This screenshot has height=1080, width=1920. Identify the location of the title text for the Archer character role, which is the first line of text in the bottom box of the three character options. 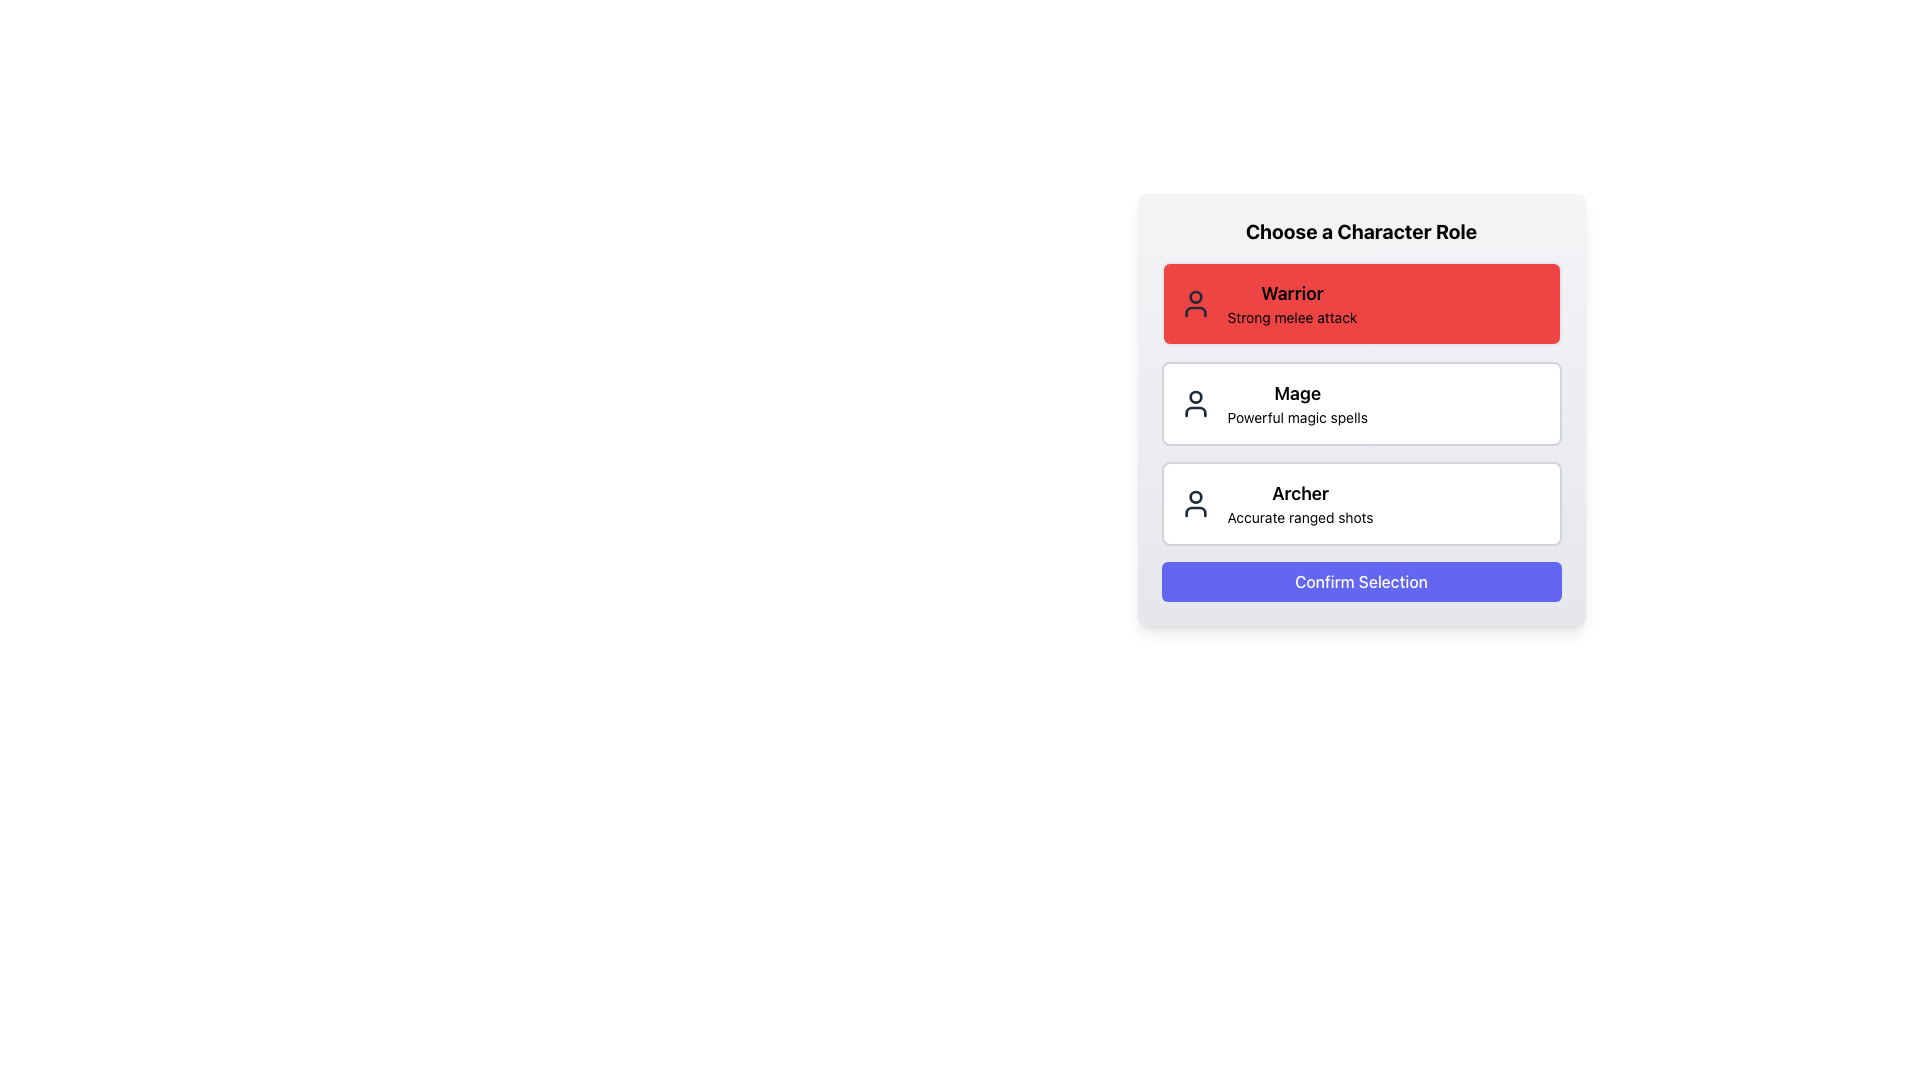
(1300, 493).